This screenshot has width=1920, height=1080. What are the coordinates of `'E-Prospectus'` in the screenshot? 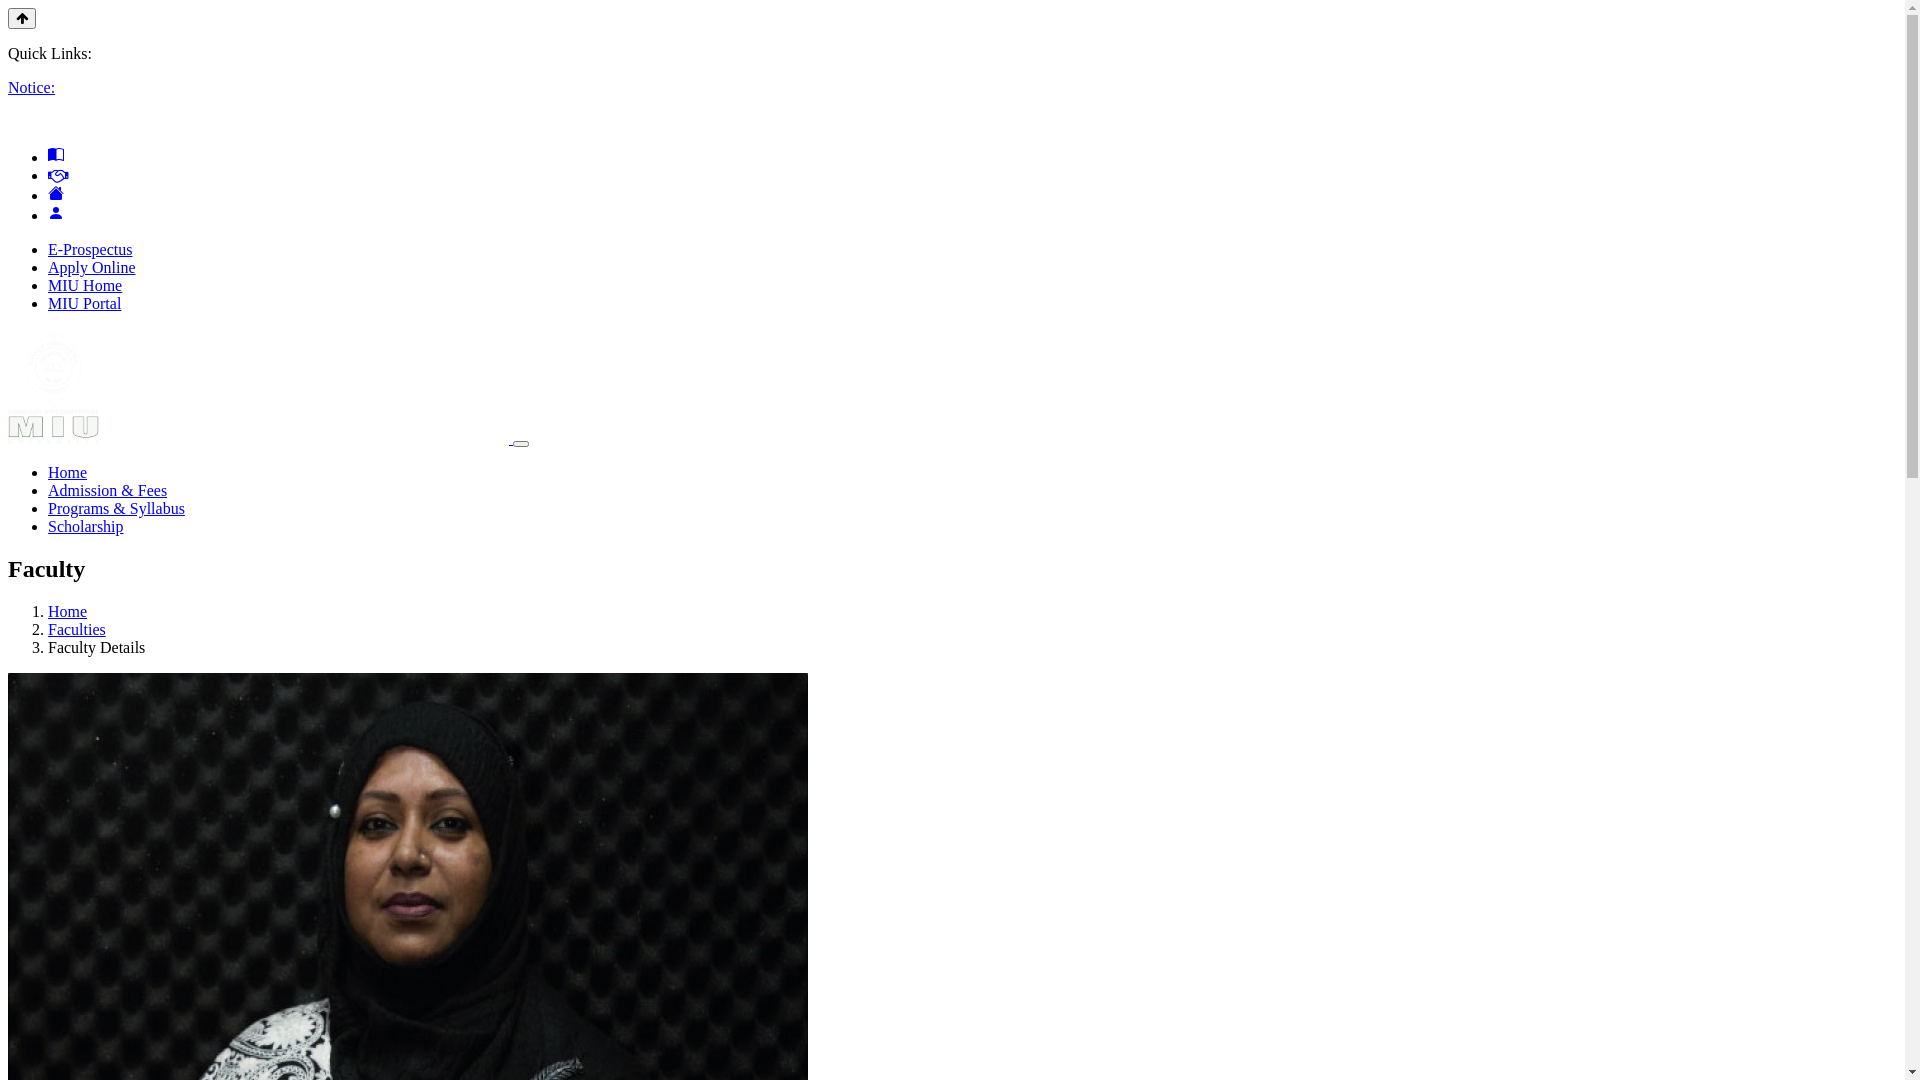 It's located at (89, 248).